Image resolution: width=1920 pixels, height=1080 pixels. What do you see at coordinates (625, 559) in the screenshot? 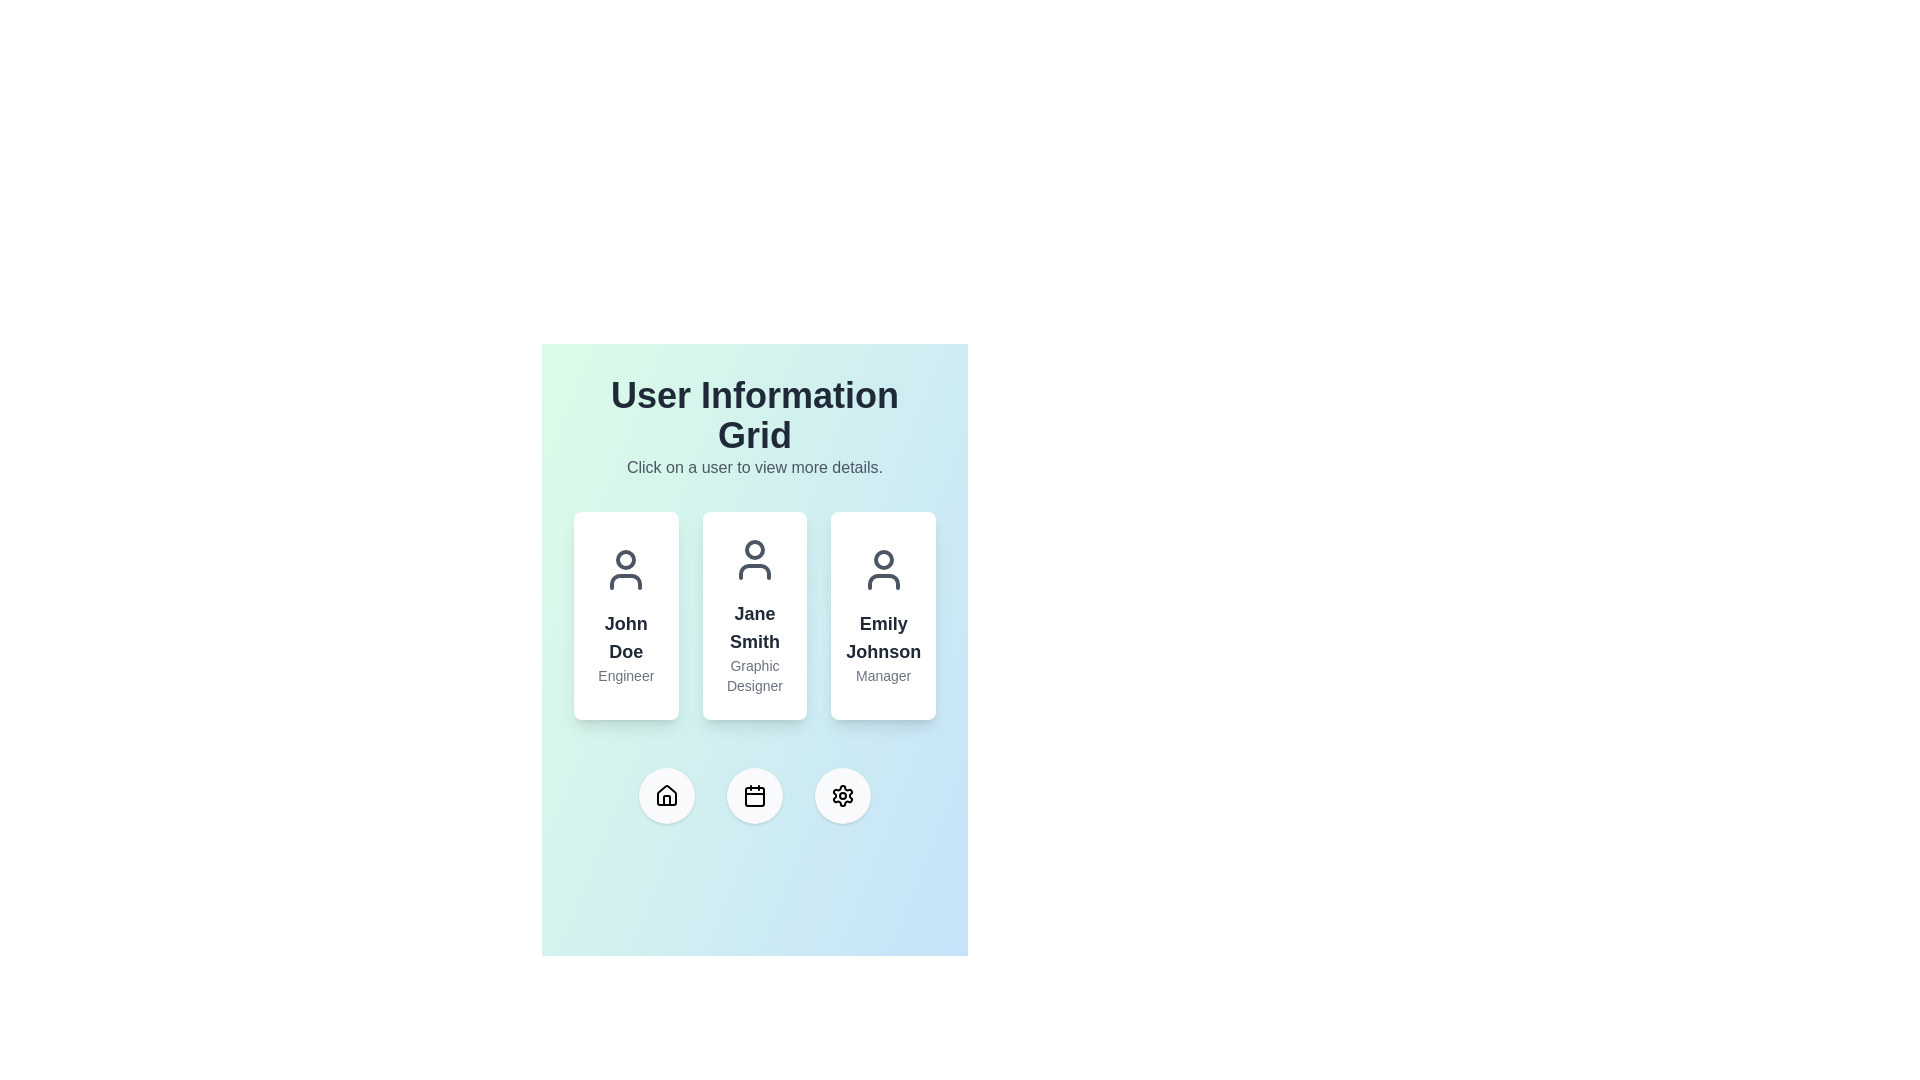
I see `attributes of the graphical circular element that is part of the SVG icon located at the top of the first user card in the grid layout` at bounding box center [625, 559].